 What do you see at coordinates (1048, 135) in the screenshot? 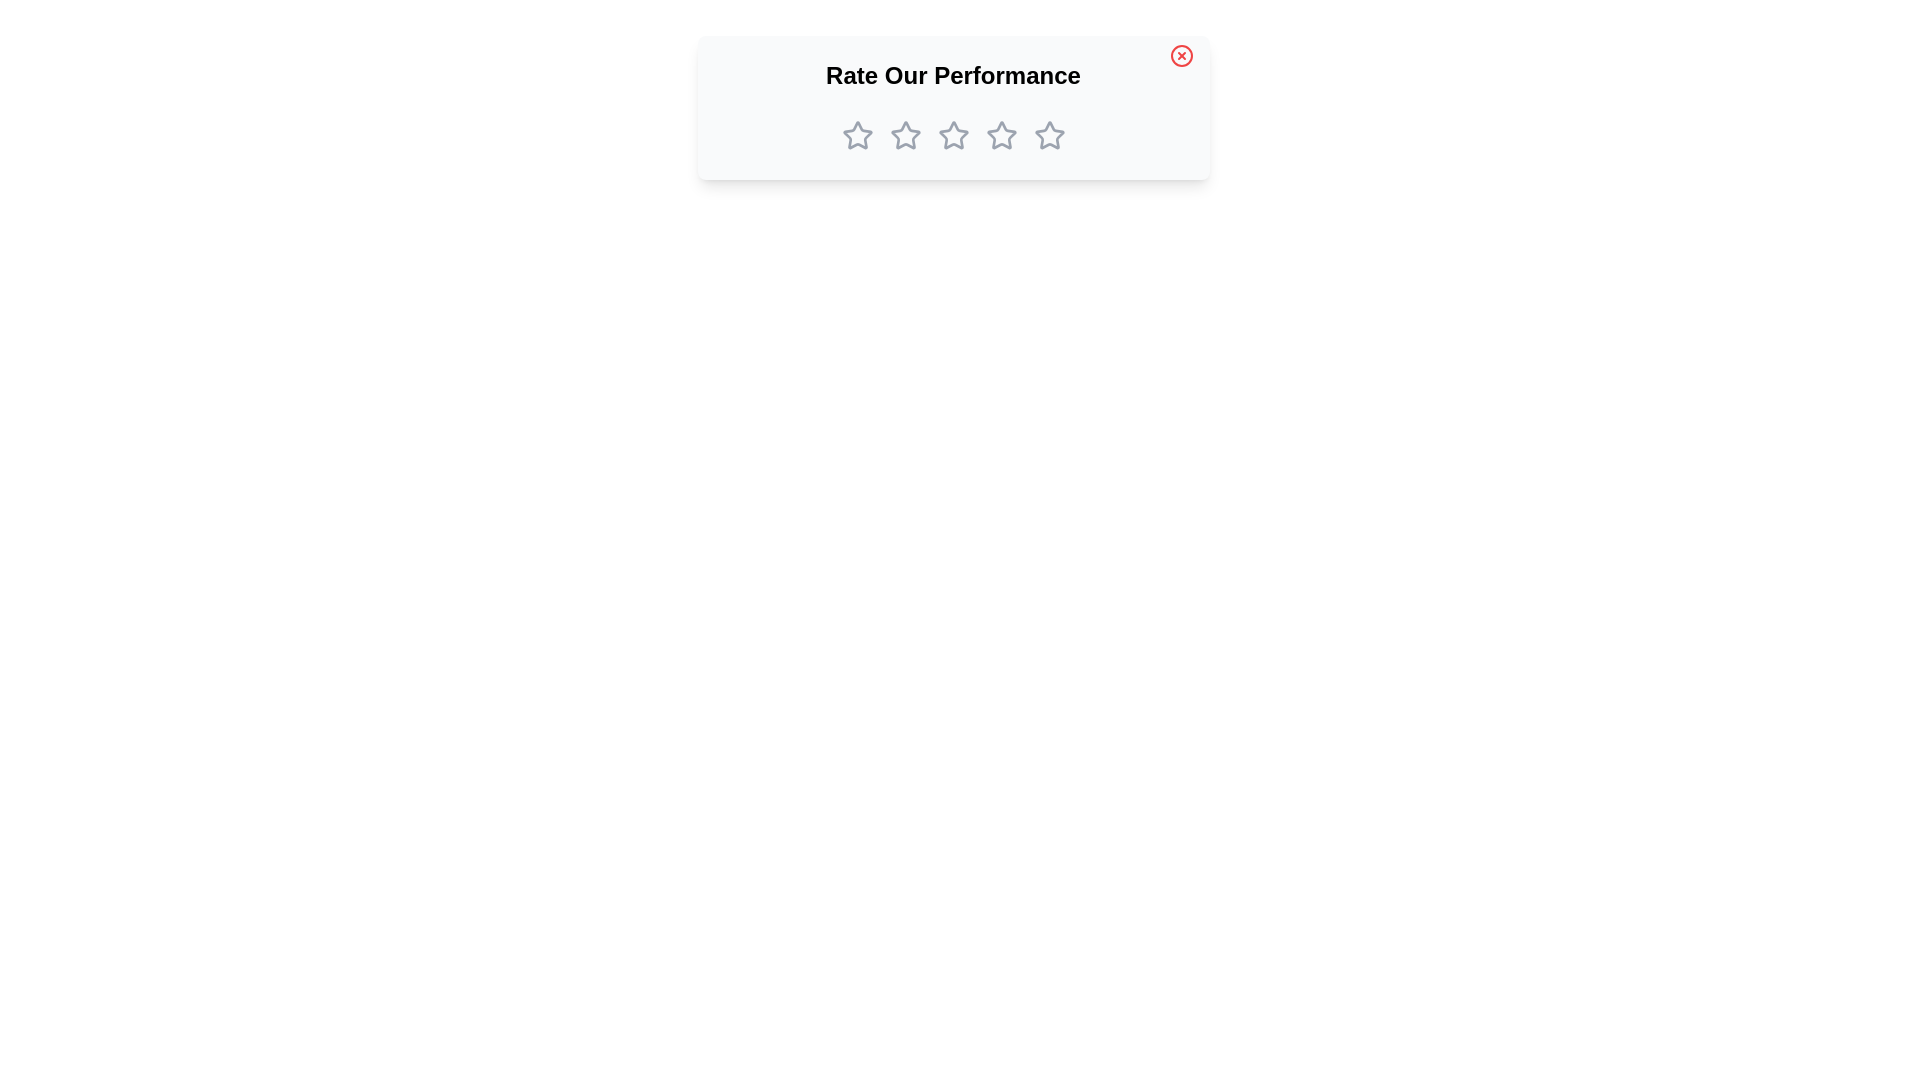
I see `the star corresponding to the desired rating 5` at bounding box center [1048, 135].